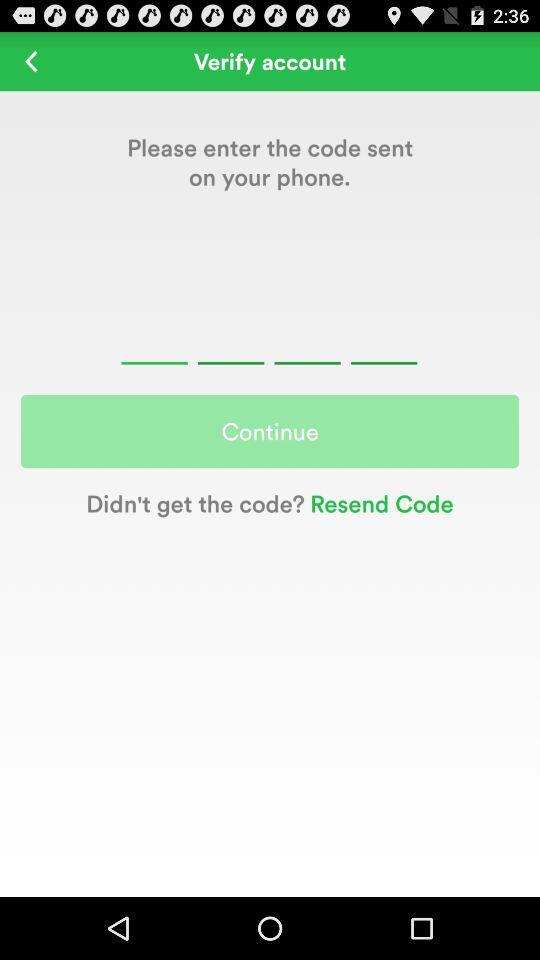 The height and width of the screenshot is (960, 540). What do you see at coordinates (30, 61) in the screenshot?
I see `go back` at bounding box center [30, 61].